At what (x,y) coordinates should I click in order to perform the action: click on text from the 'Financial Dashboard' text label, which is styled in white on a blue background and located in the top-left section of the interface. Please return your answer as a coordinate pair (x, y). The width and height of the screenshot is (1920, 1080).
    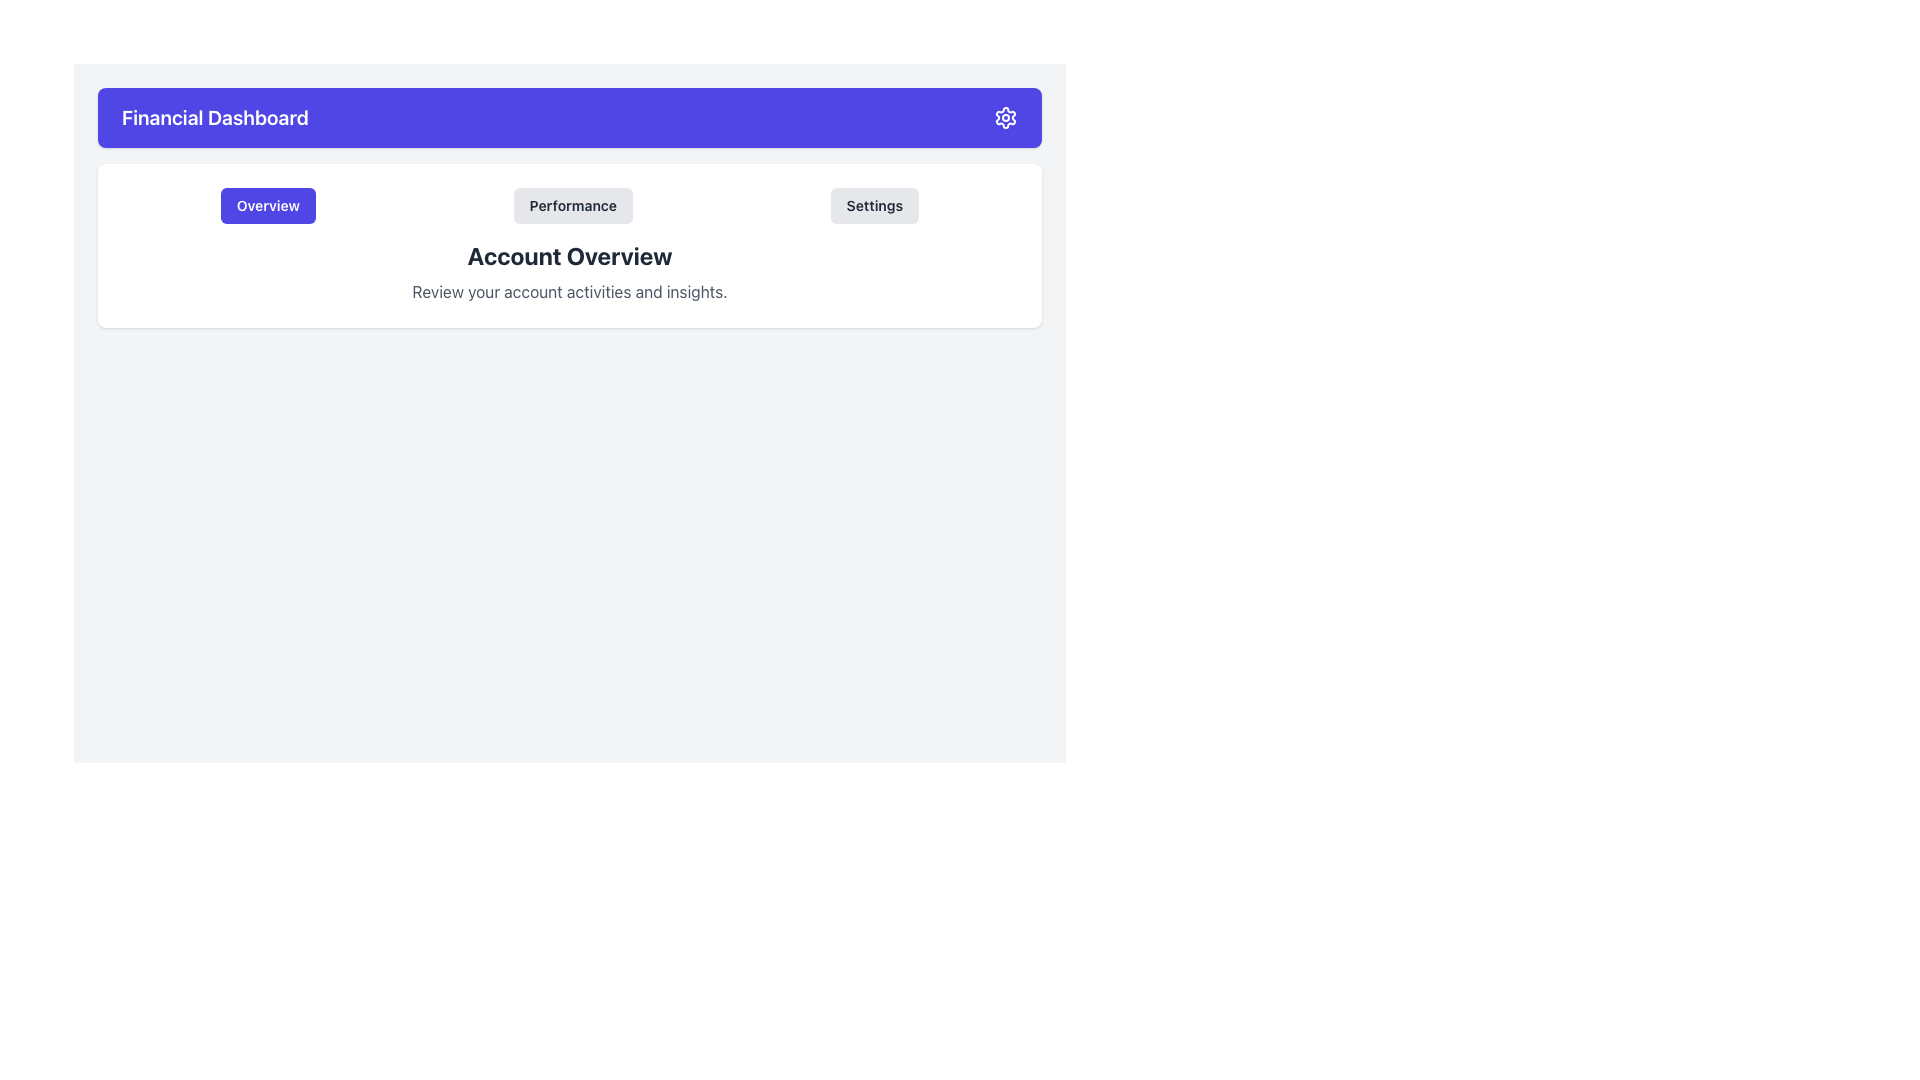
    Looking at the image, I should click on (215, 118).